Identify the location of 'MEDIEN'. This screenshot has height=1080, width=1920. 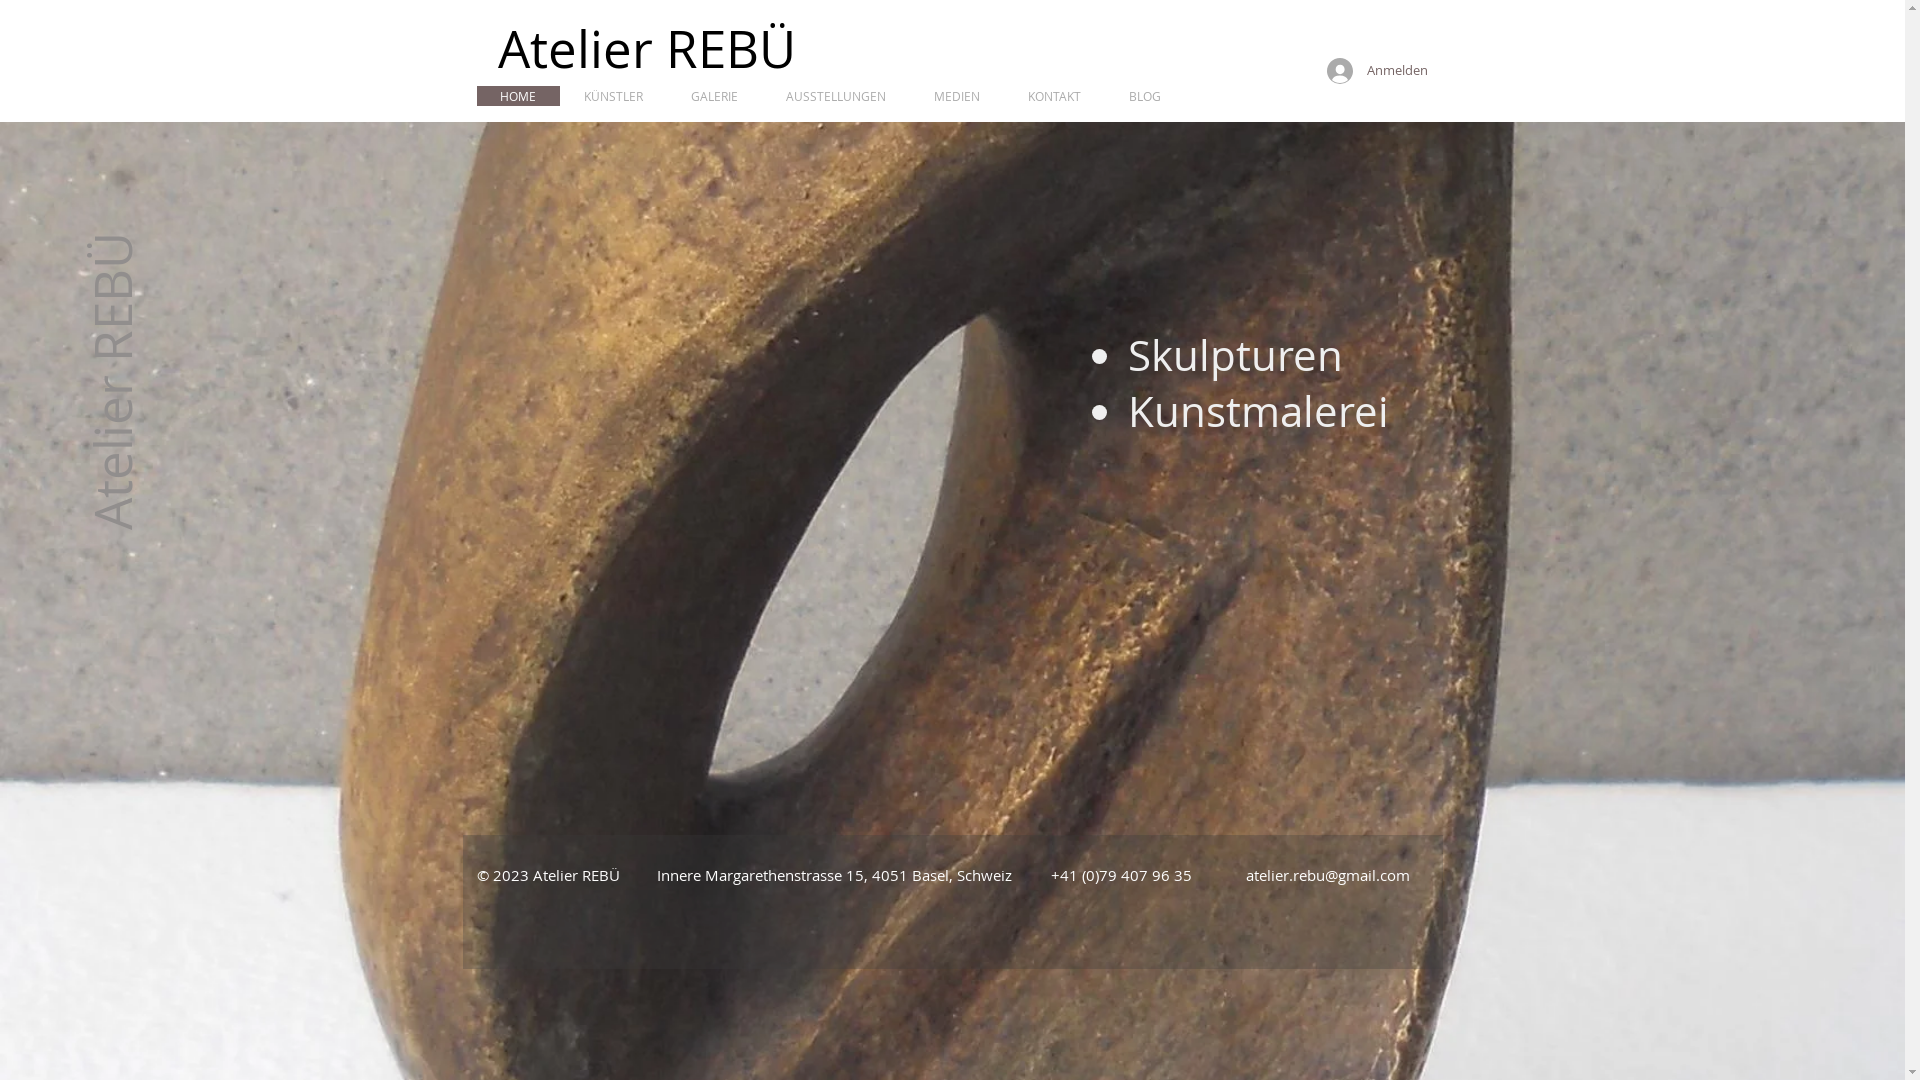
(869, 97).